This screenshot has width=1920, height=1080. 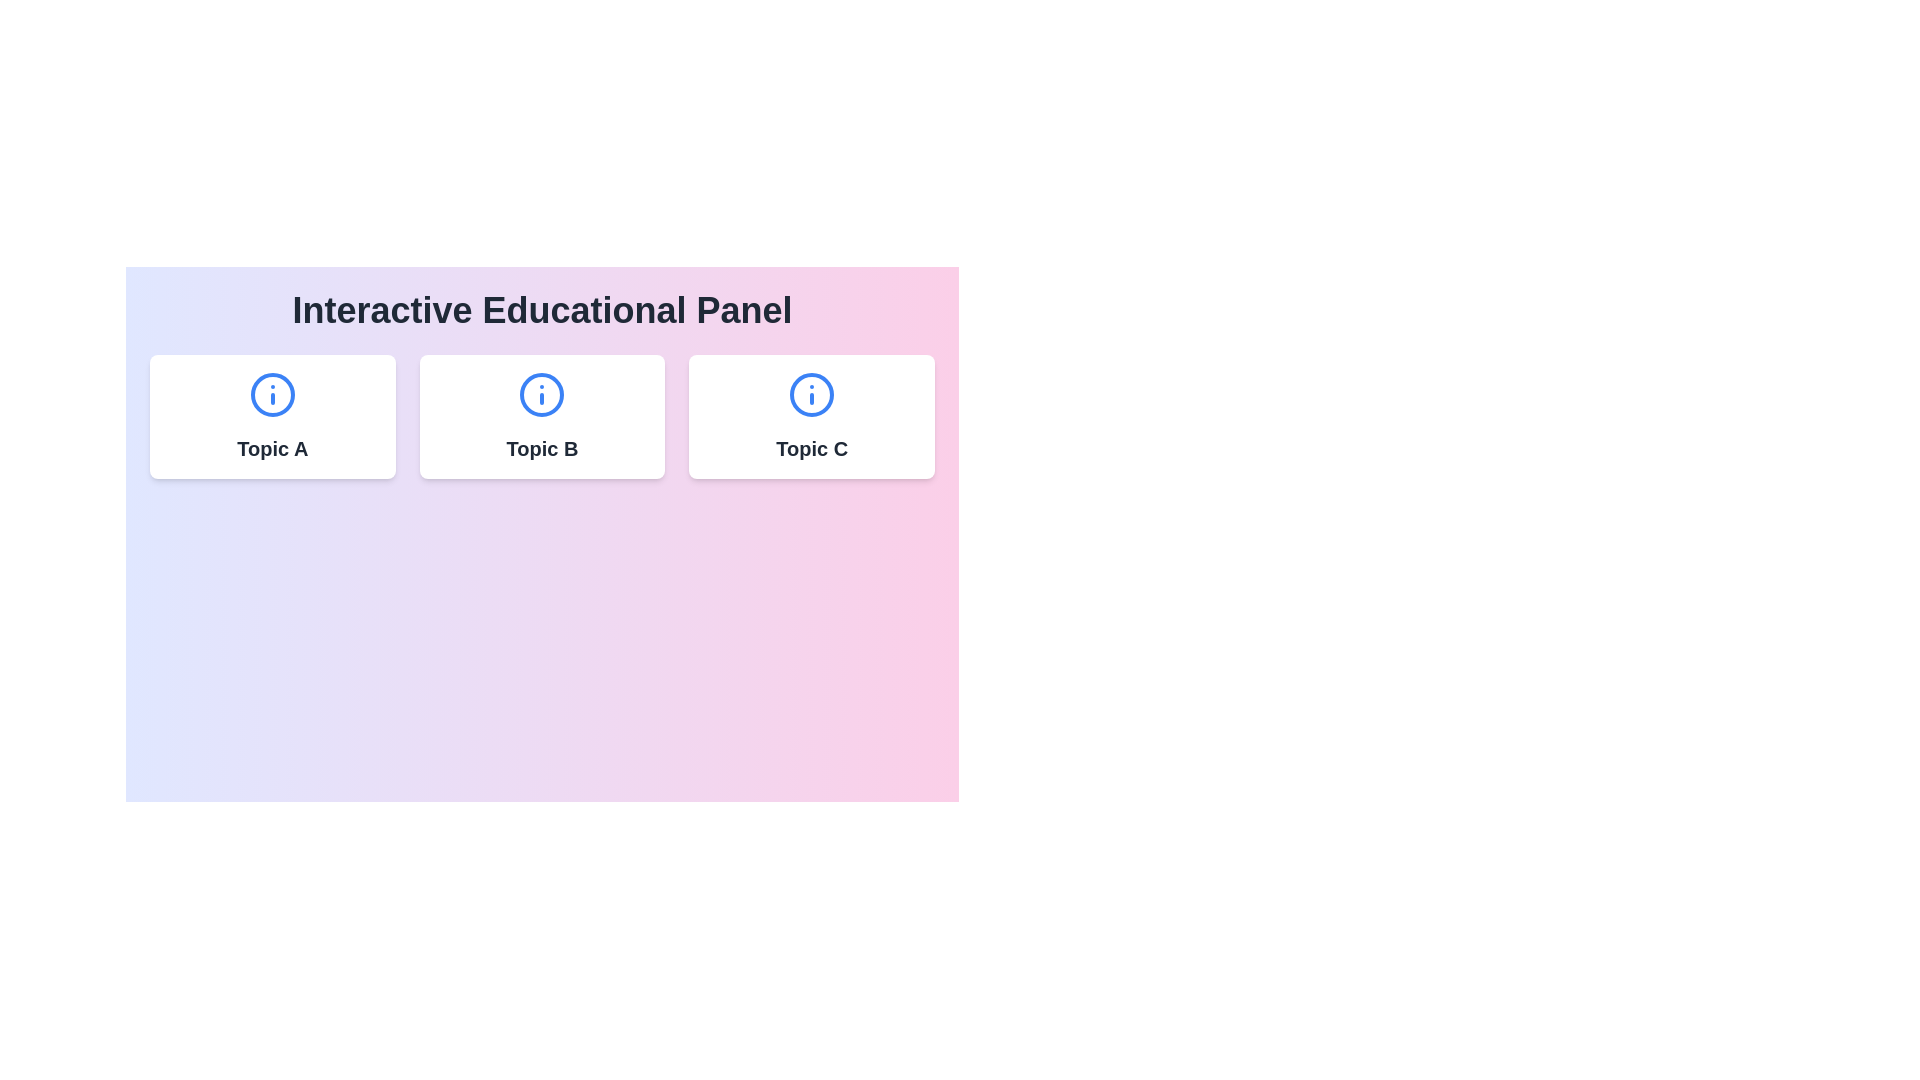 I want to click on the blue circular shape of the information icon located in the 'Topic B' section, positioned between 'Topic A' and 'Topic C', so click(x=542, y=394).